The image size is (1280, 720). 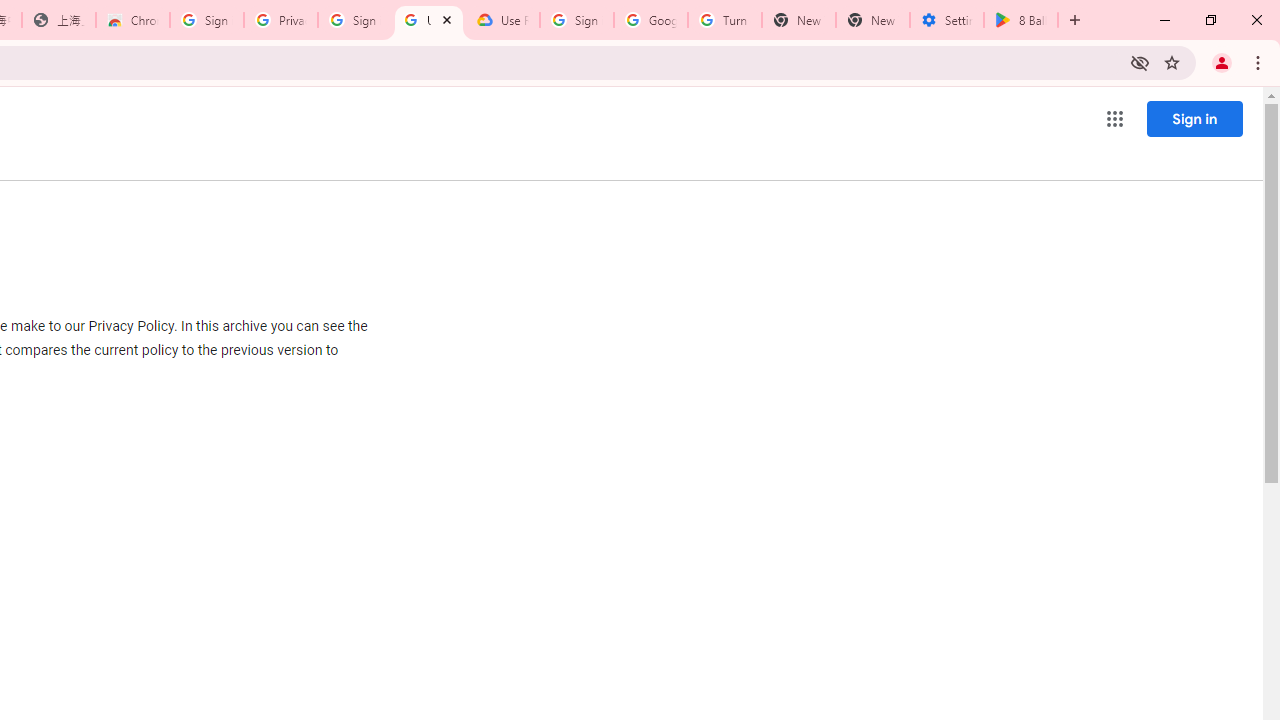 What do you see at coordinates (946, 20) in the screenshot?
I see `'Settings - System'` at bounding box center [946, 20].